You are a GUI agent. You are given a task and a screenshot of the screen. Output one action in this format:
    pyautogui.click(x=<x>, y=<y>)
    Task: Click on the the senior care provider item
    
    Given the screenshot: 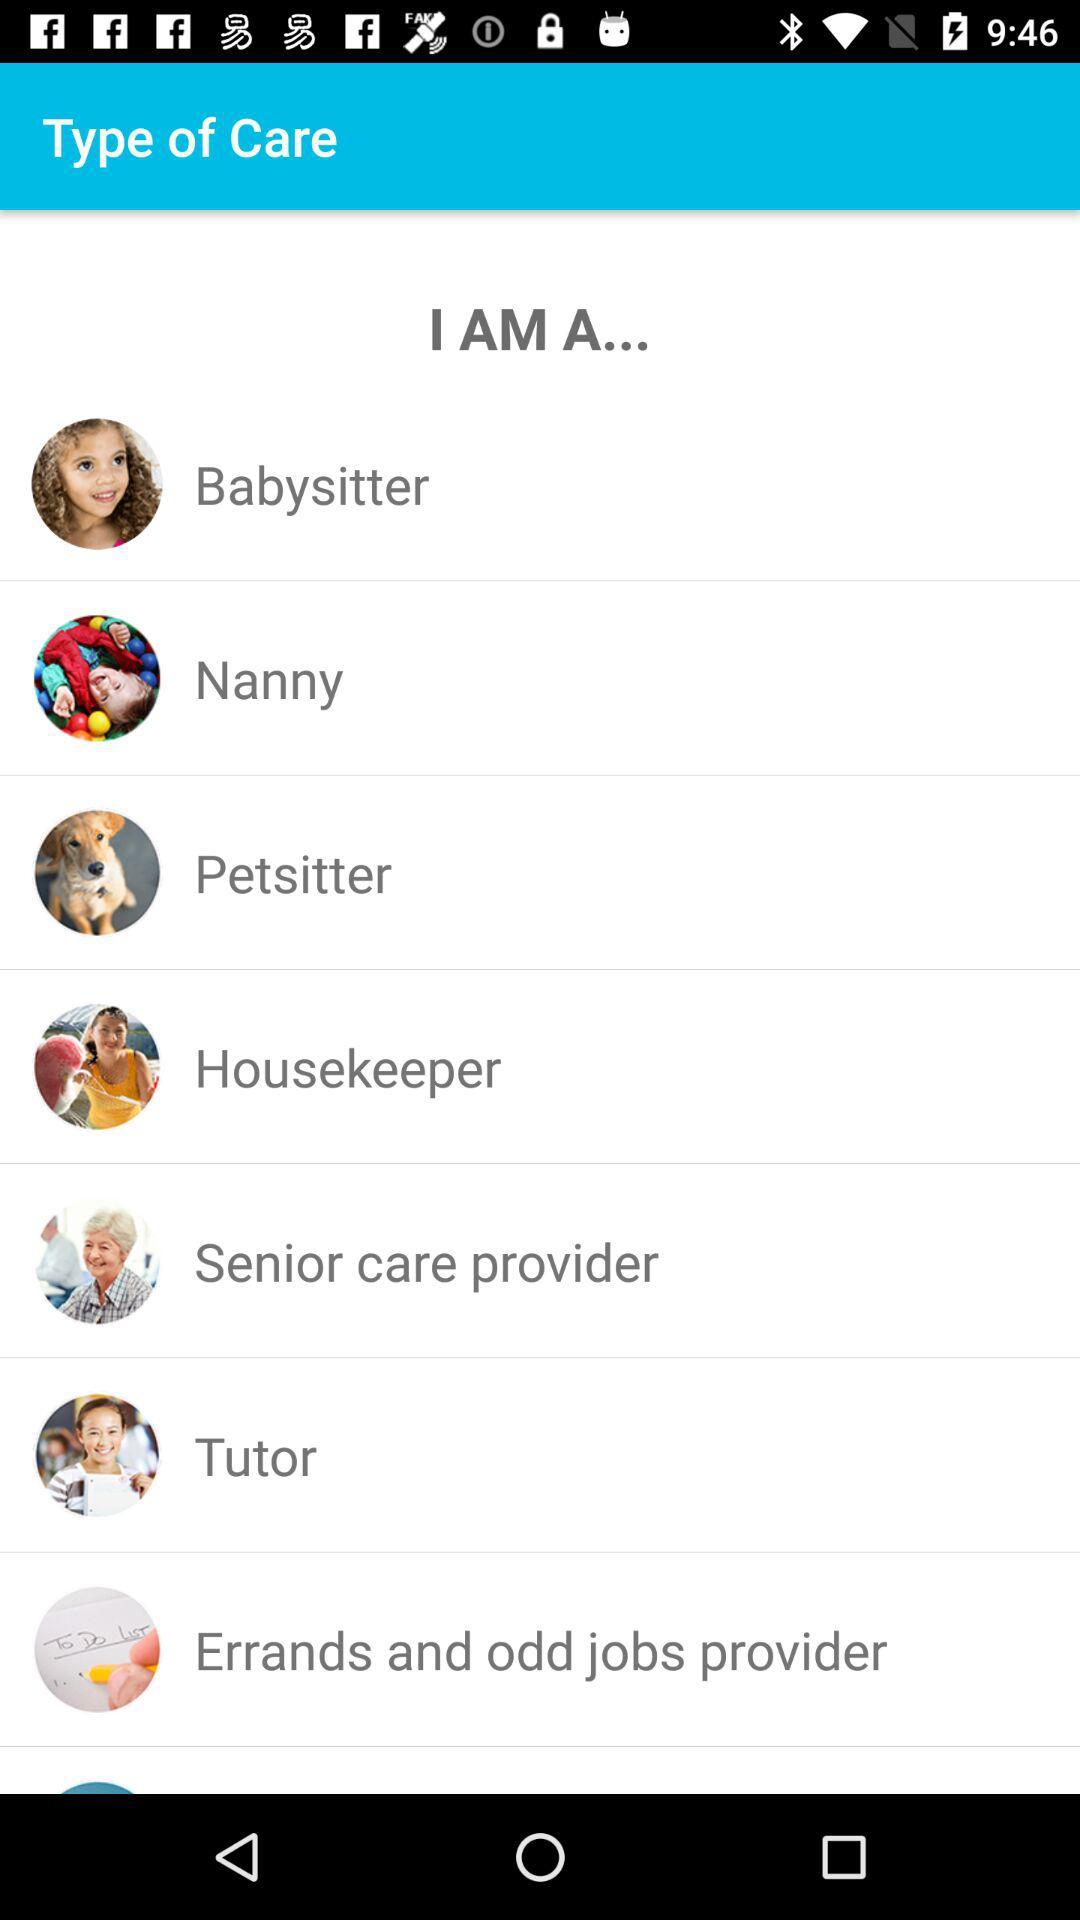 What is the action you would take?
    pyautogui.click(x=425, y=1260)
    